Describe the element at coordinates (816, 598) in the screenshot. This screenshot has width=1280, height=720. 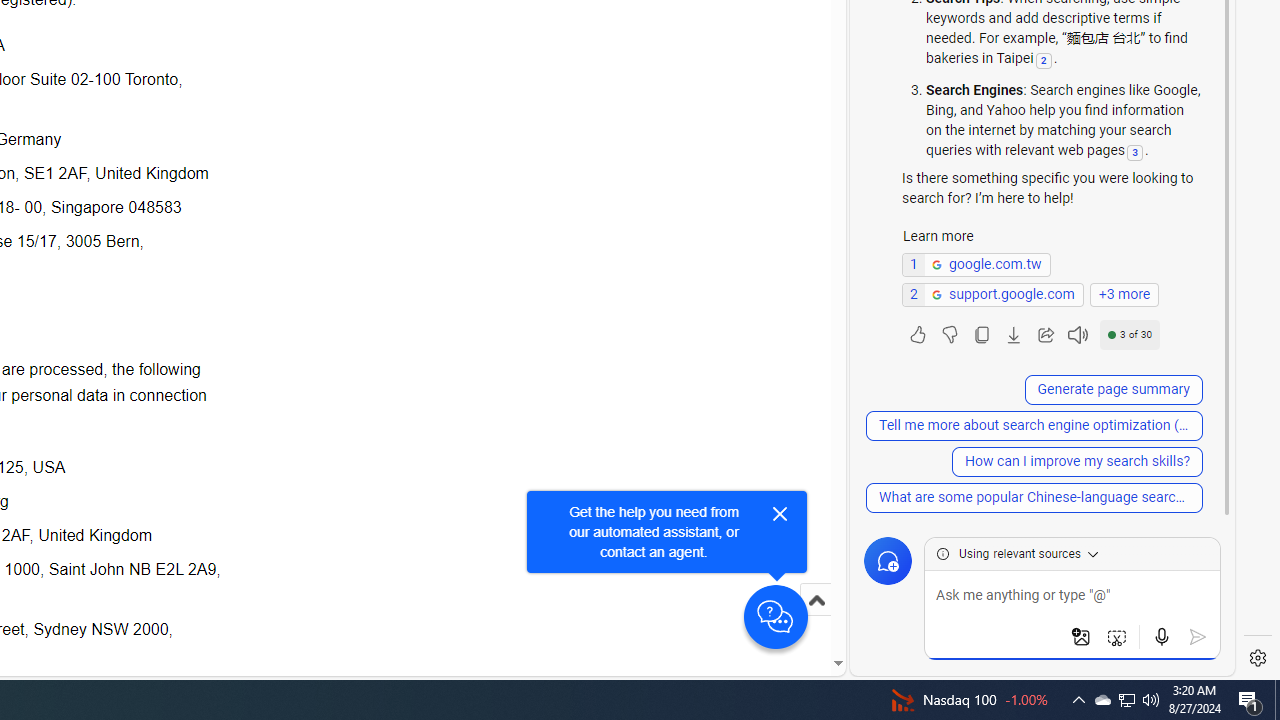
I see `'Scroll to top'` at that location.